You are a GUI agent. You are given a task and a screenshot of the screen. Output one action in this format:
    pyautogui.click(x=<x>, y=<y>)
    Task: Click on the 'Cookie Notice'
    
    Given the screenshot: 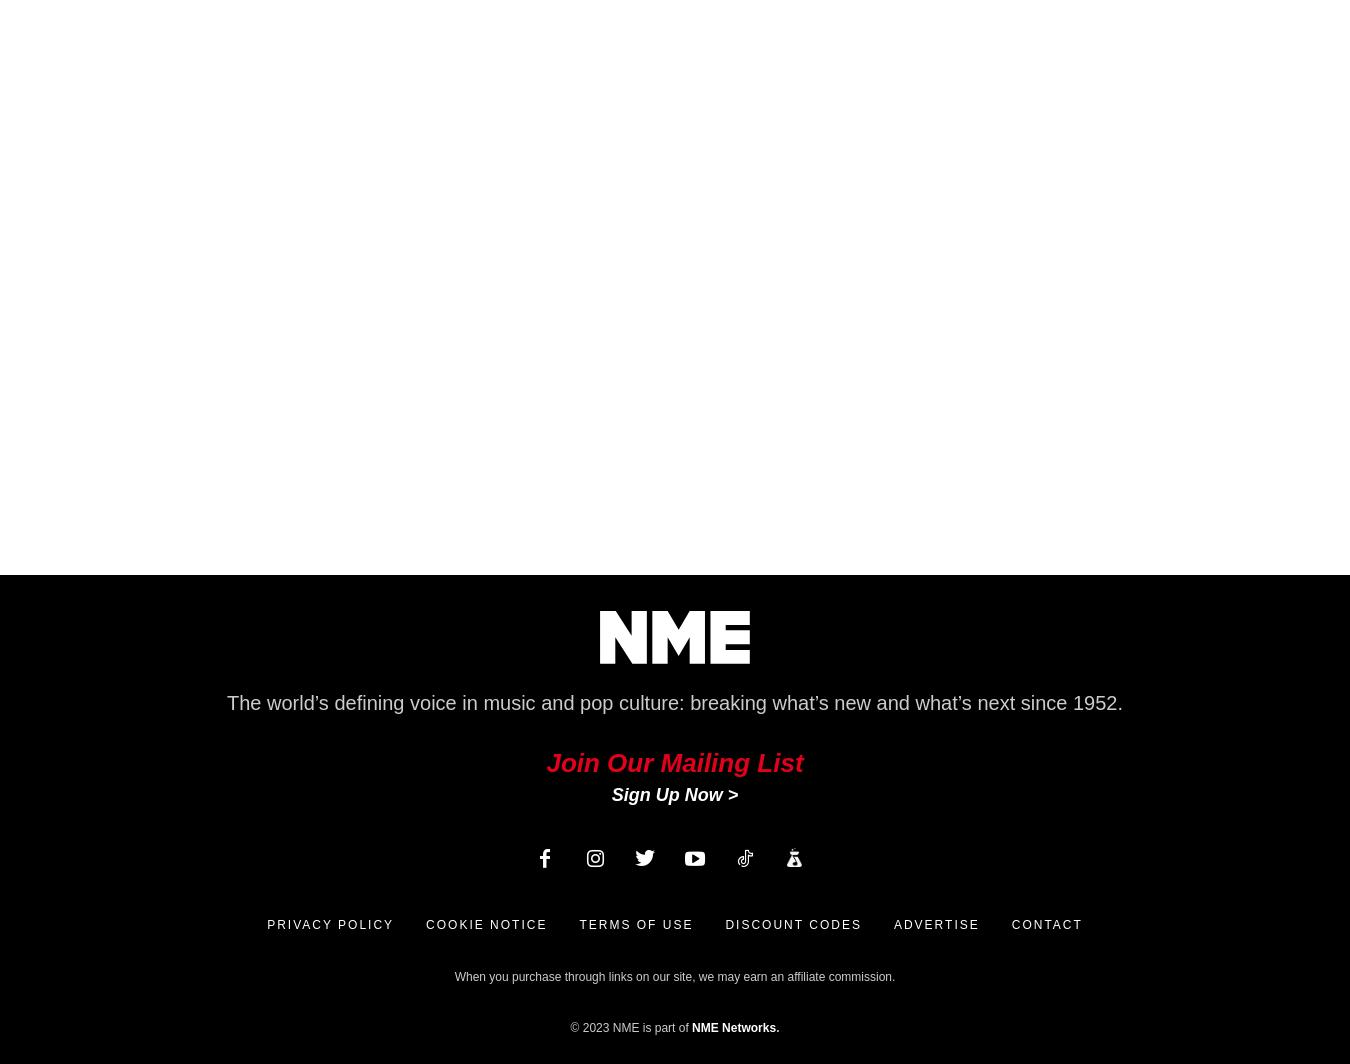 What is the action you would take?
    pyautogui.click(x=485, y=925)
    